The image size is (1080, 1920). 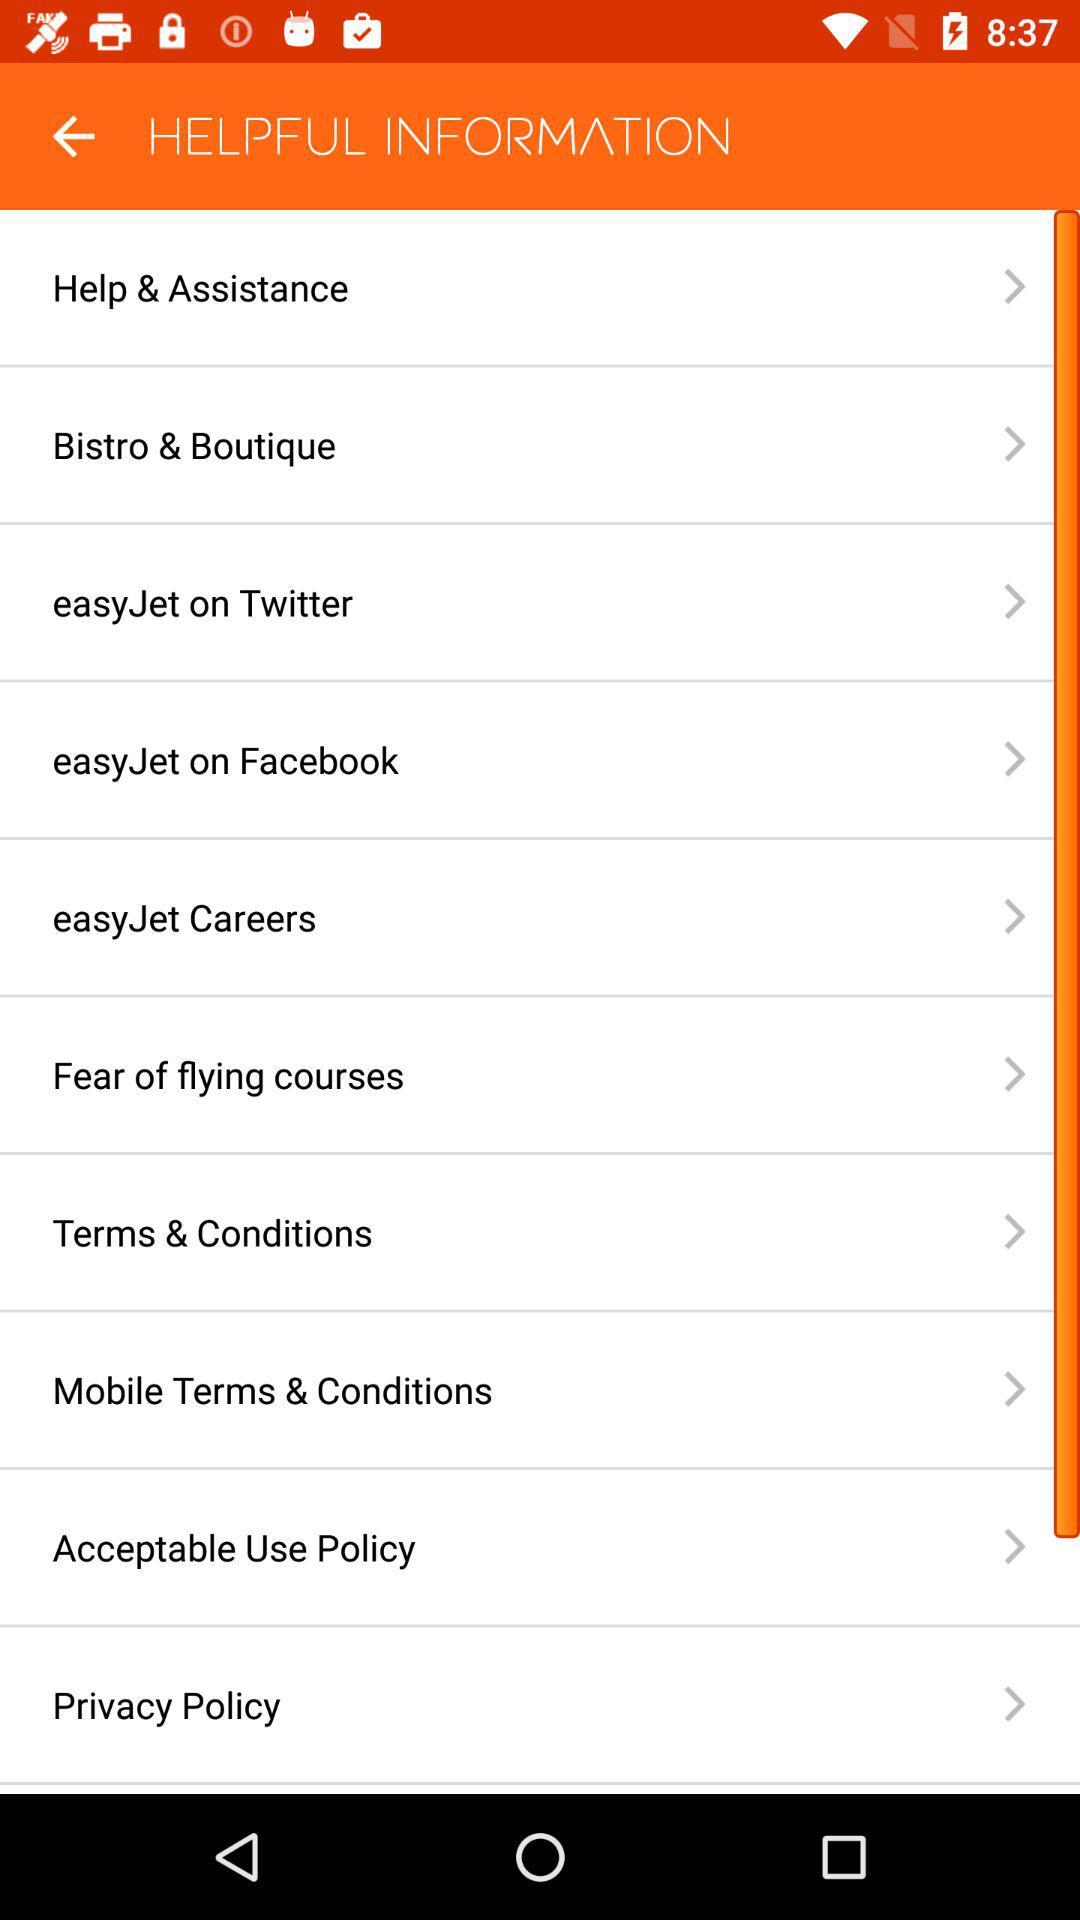 I want to click on the arrow button which is before easyjet careers on page, so click(x=1040, y=915).